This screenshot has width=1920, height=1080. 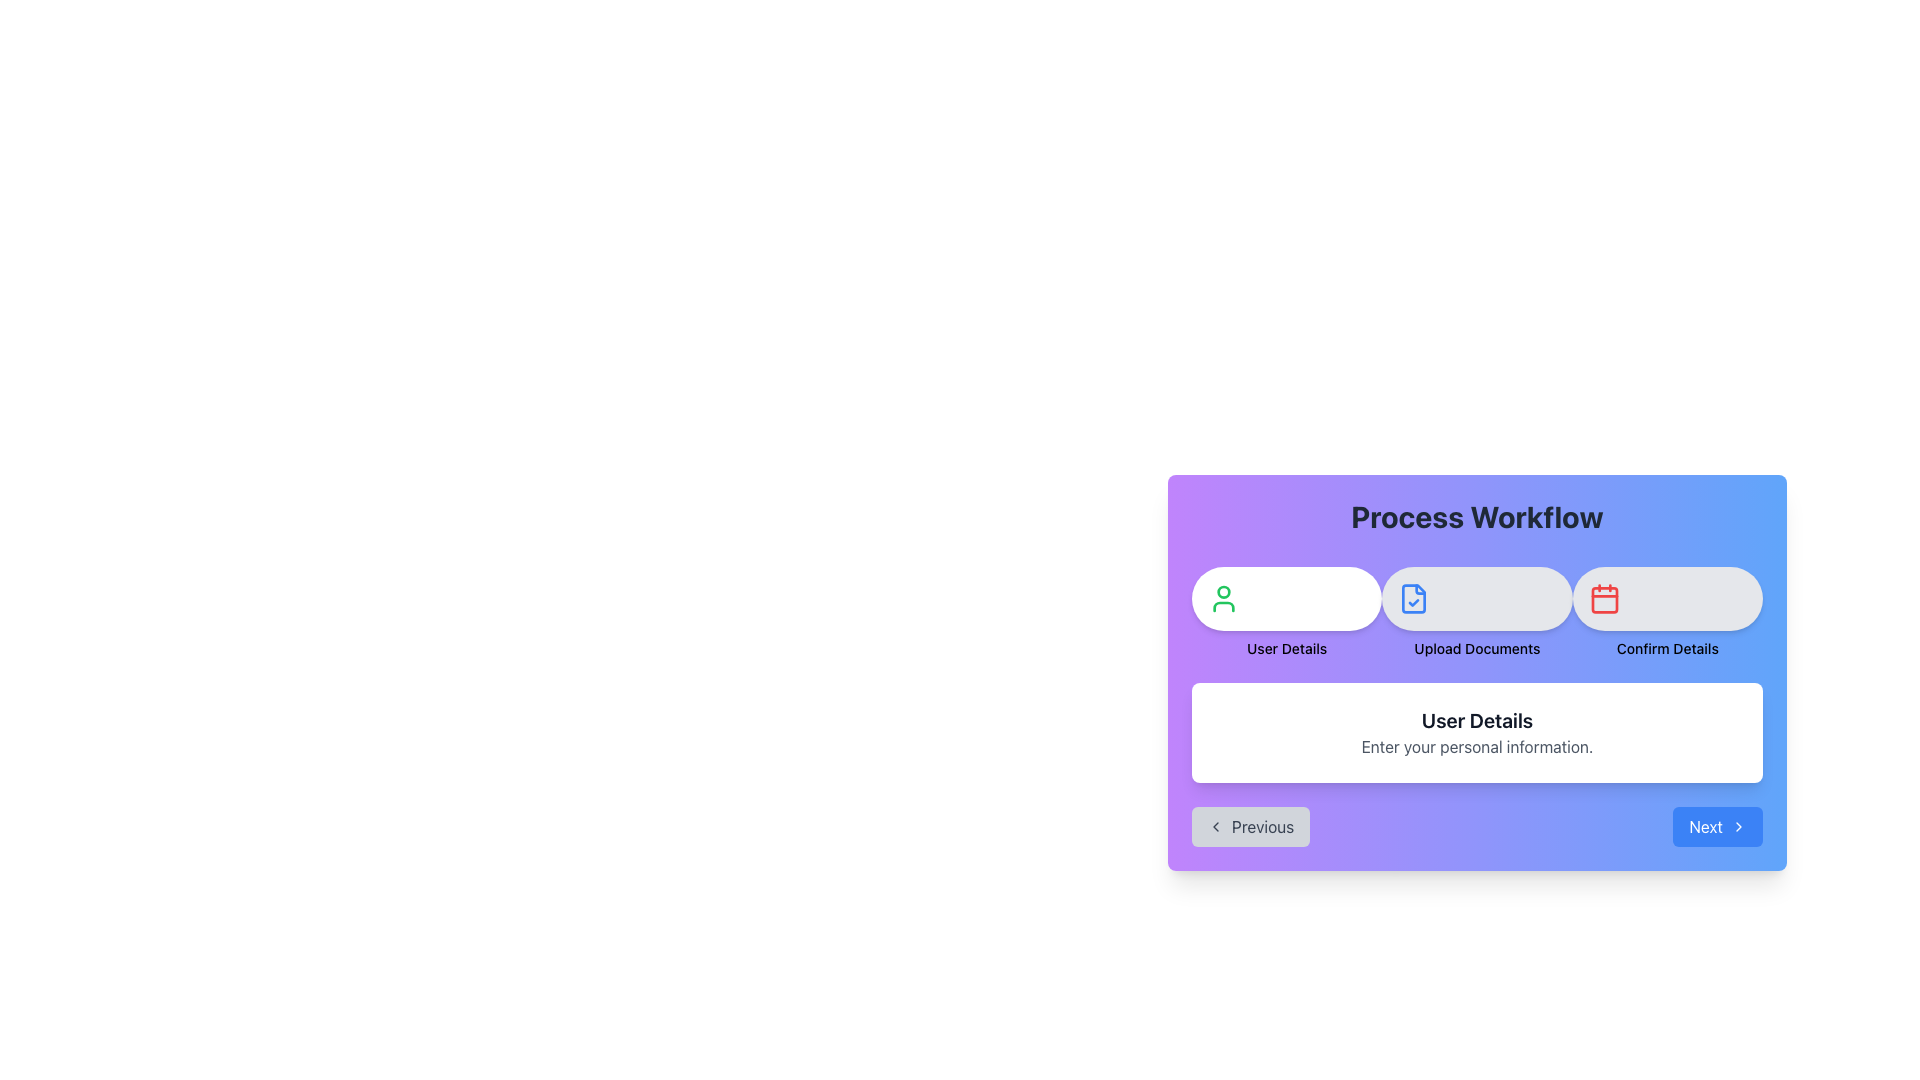 What do you see at coordinates (1667, 612) in the screenshot?
I see `the 'Confirm Details' step indicator button, which is the last button in a sequence under 'Process Workflow'` at bounding box center [1667, 612].